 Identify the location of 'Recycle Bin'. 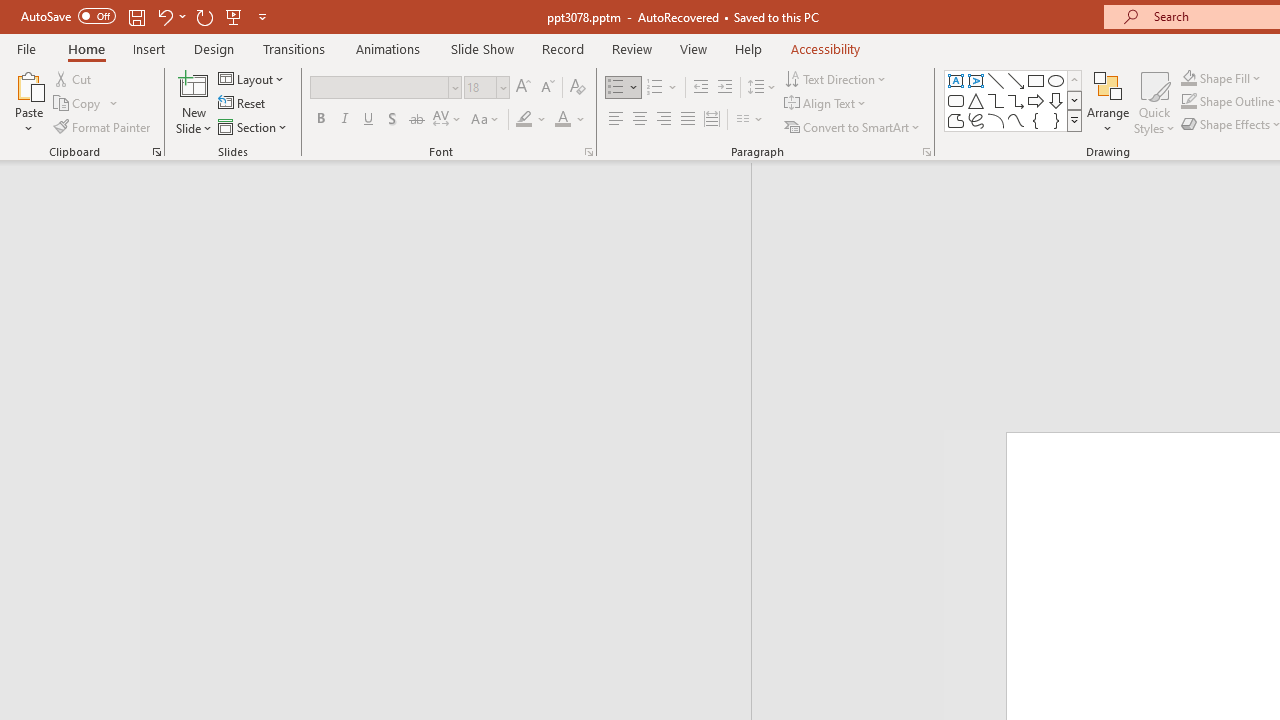
(37, 39).